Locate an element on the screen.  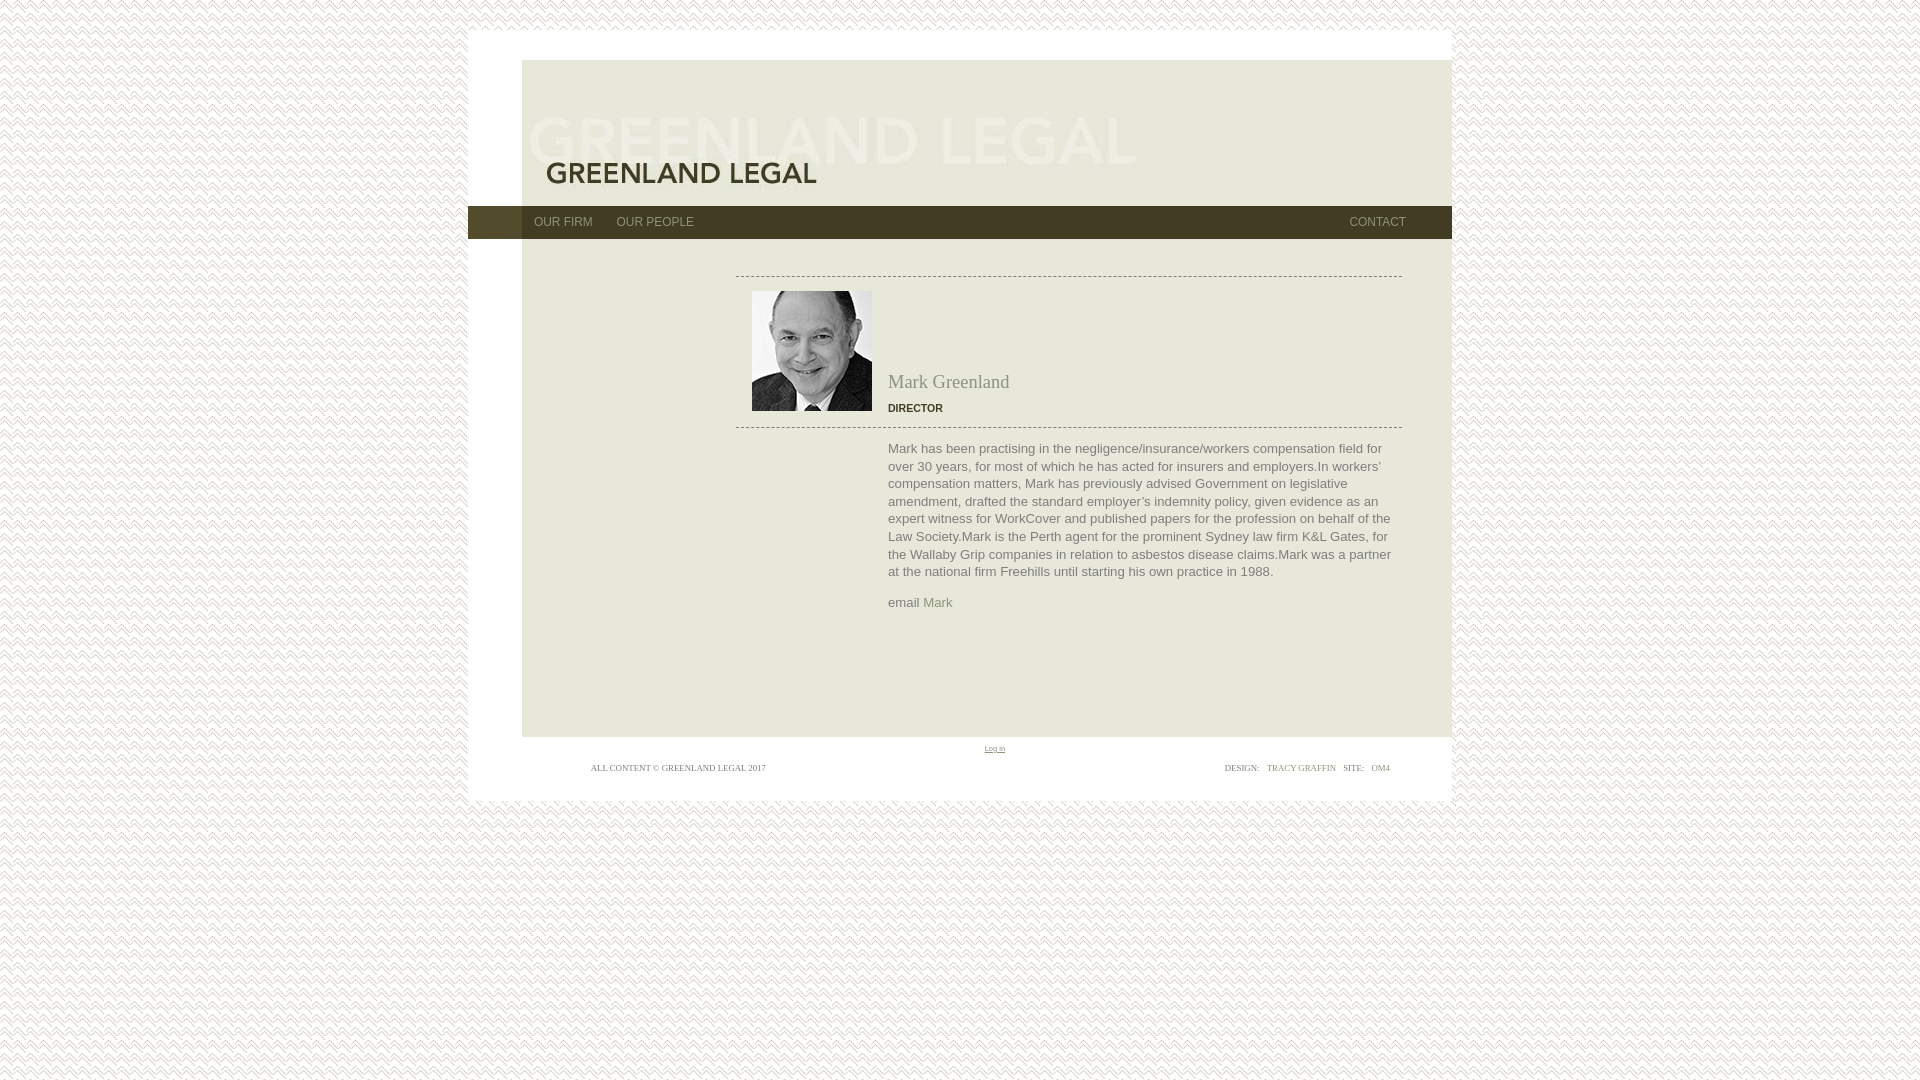
'TRACY GRAFFIN' is located at coordinates (1301, 766).